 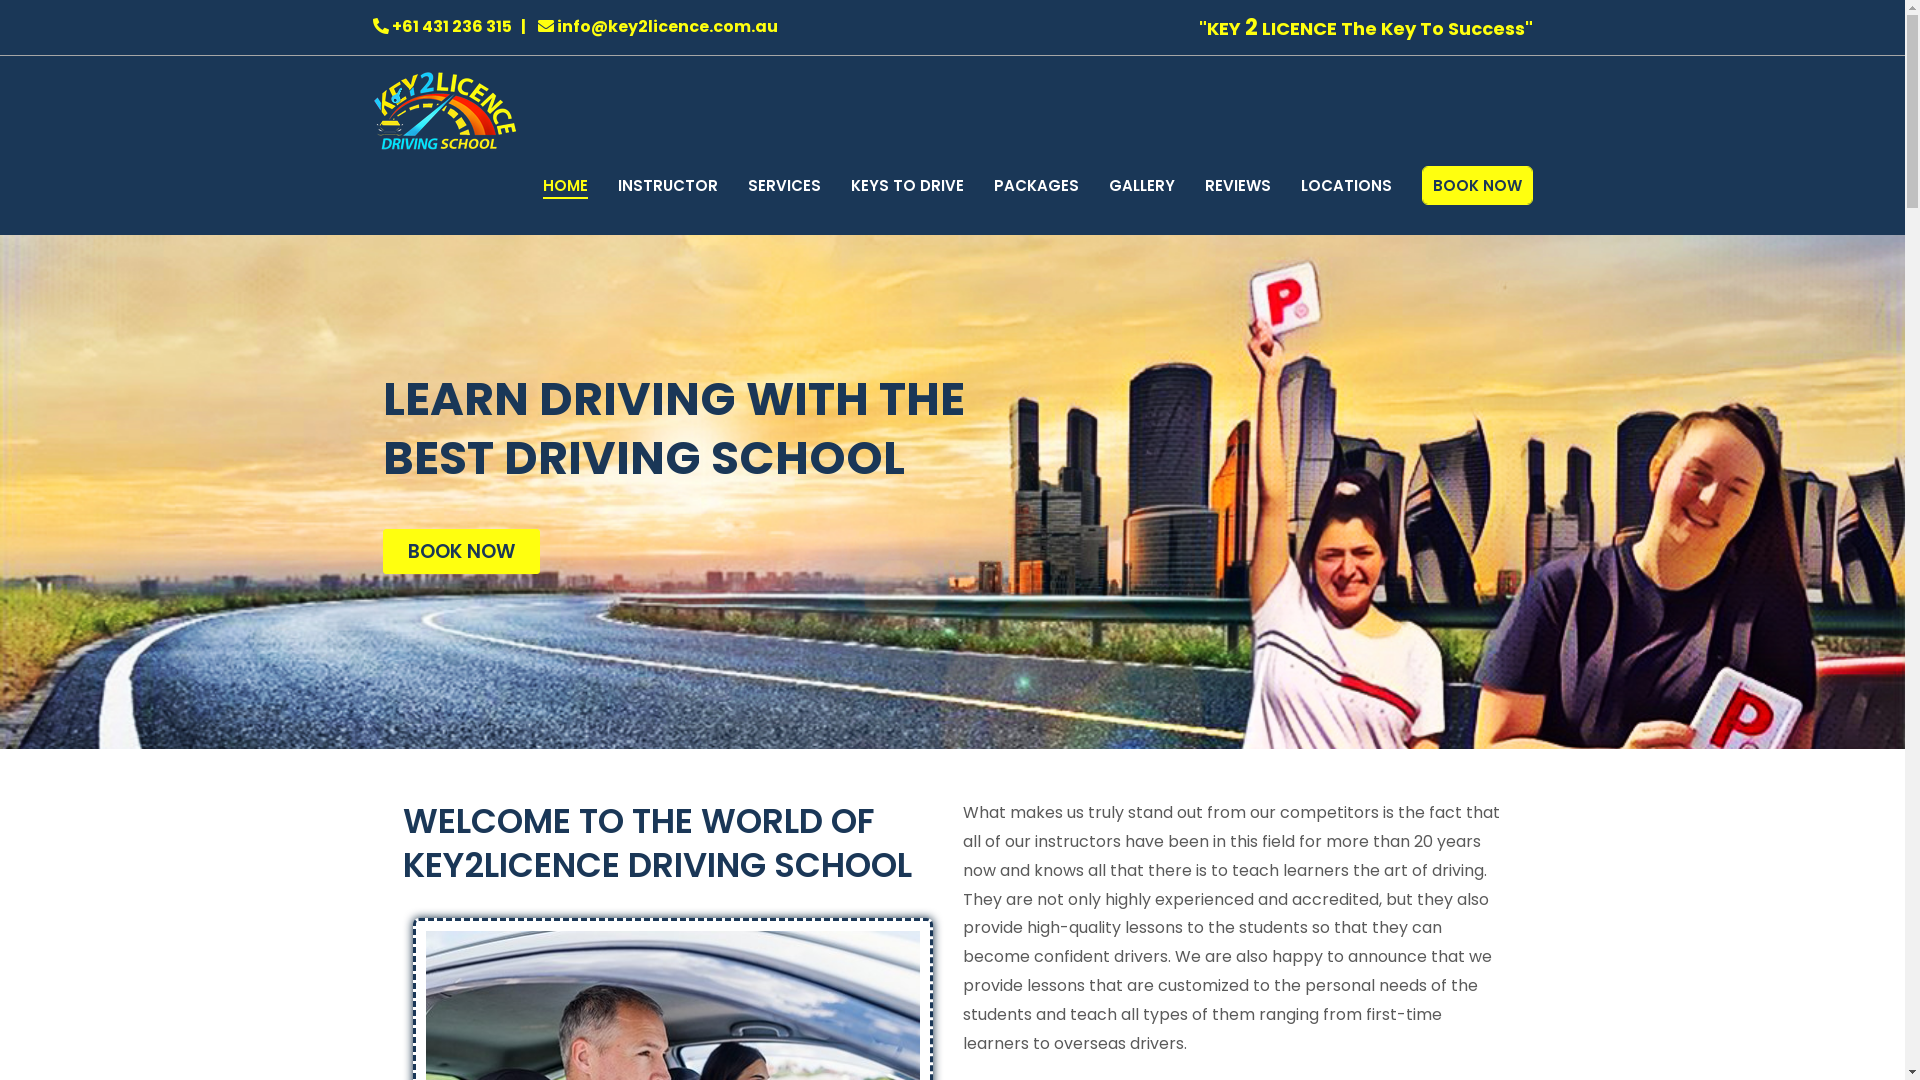 I want to click on 'BOOK NOW', so click(x=382, y=551).